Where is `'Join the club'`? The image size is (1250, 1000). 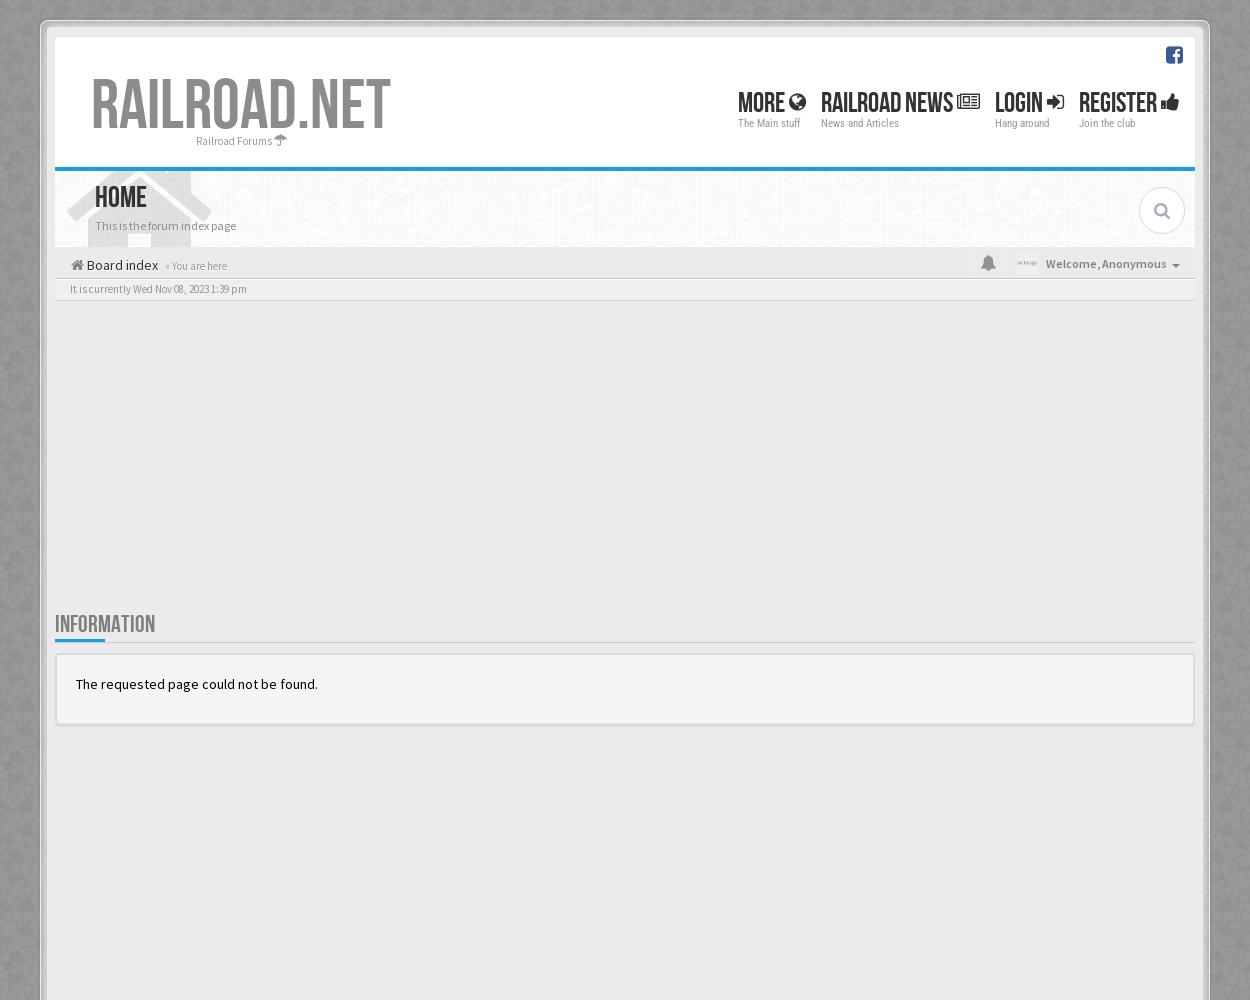 'Join the club' is located at coordinates (1106, 122).